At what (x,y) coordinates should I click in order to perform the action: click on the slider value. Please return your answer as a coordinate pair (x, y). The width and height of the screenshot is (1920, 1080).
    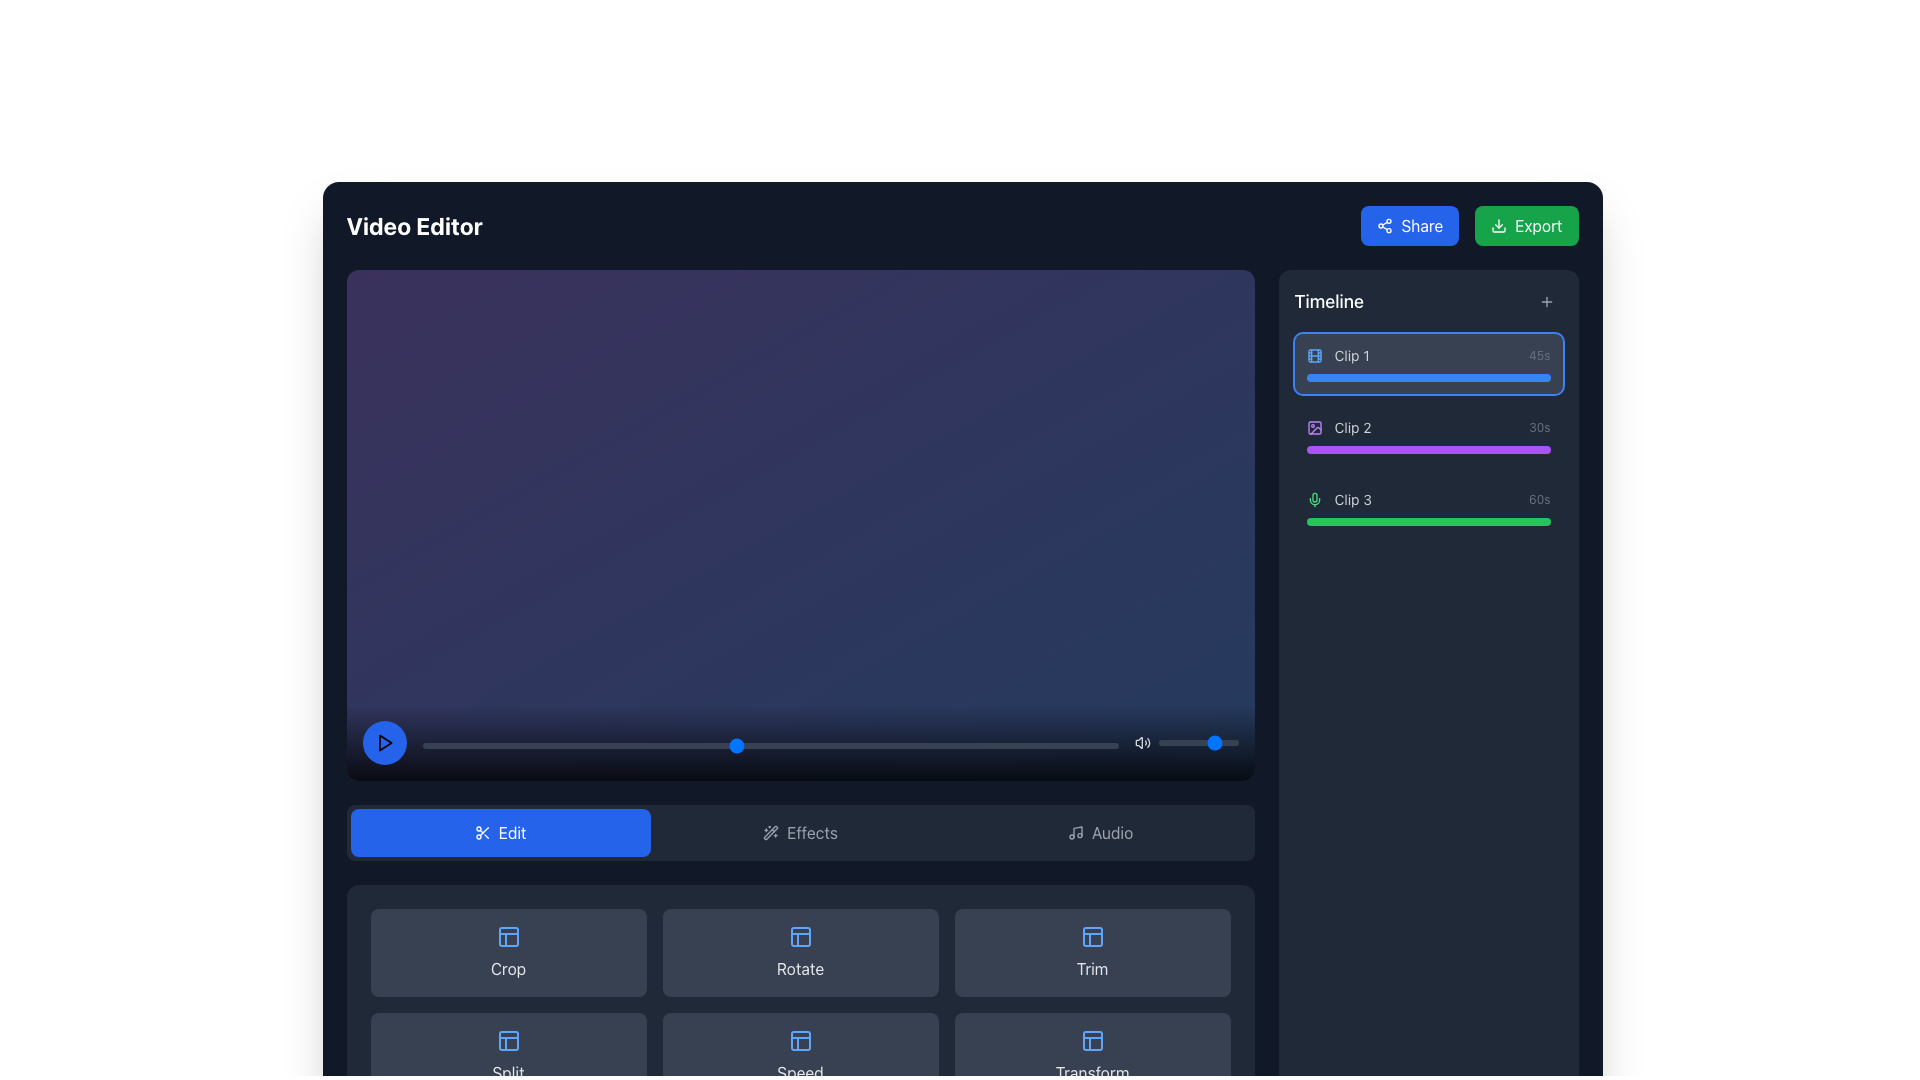
    Looking at the image, I should click on (1223, 742).